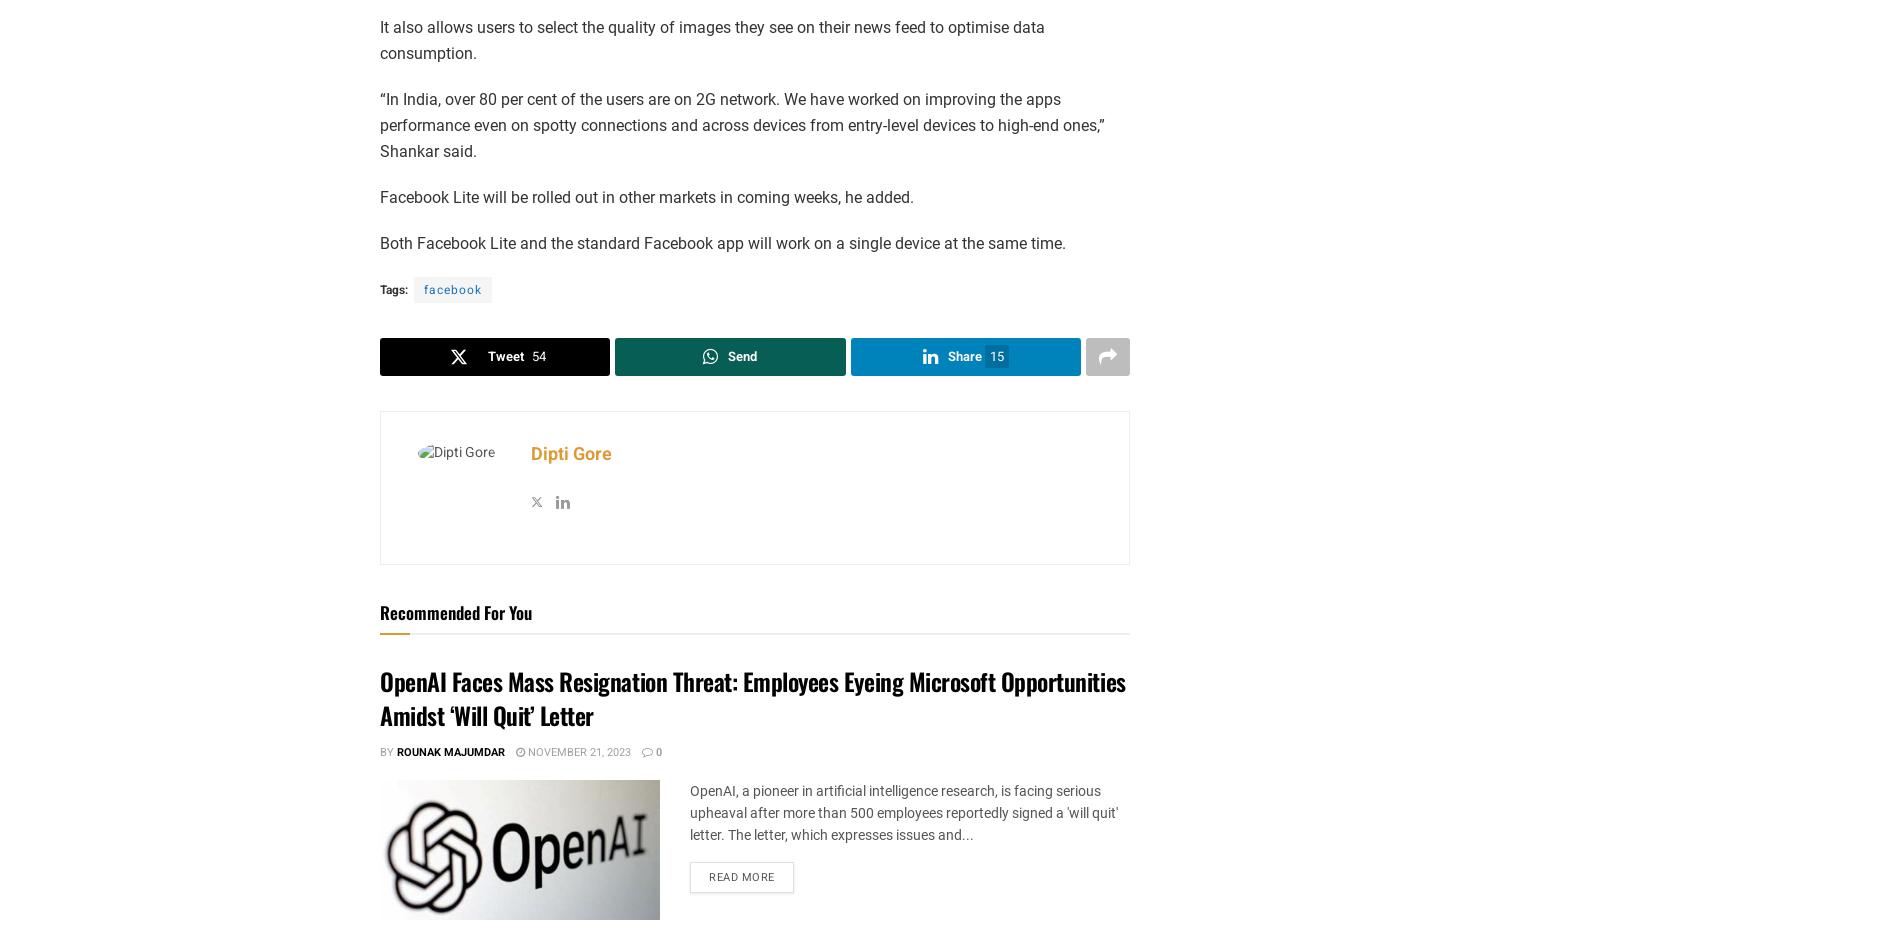  Describe the element at coordinates (741, 355) in the screenshot. I see `'Send'` at that location.